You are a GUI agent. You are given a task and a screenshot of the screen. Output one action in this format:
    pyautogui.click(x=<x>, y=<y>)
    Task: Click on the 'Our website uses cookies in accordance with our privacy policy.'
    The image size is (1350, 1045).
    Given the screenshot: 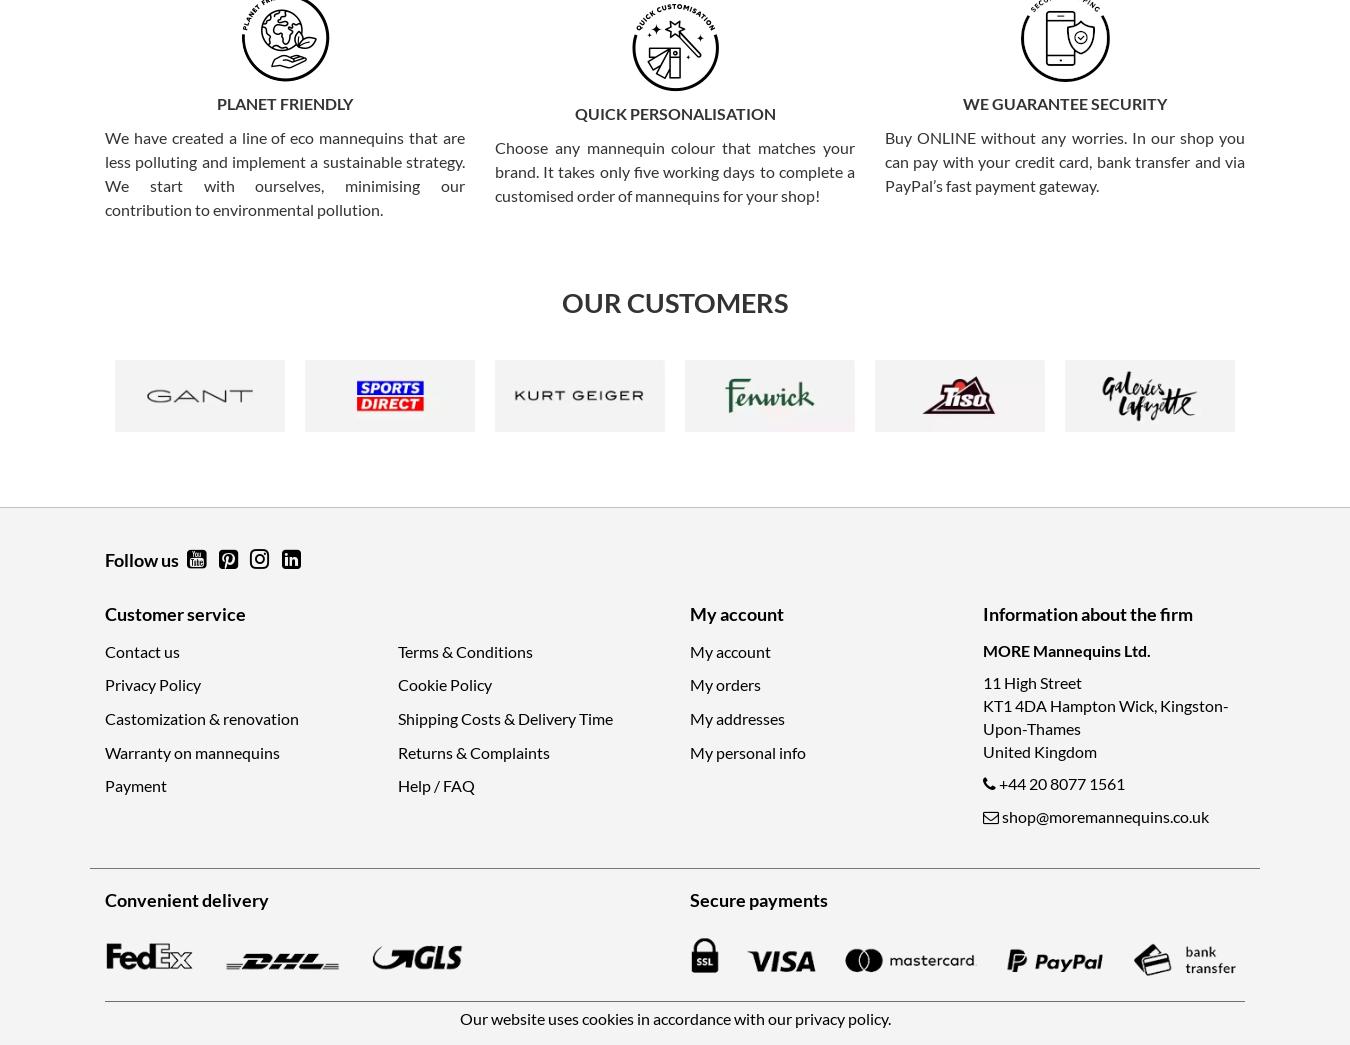 What is the action you would take?
    pyautogui.click(x=458, y=1018)
    